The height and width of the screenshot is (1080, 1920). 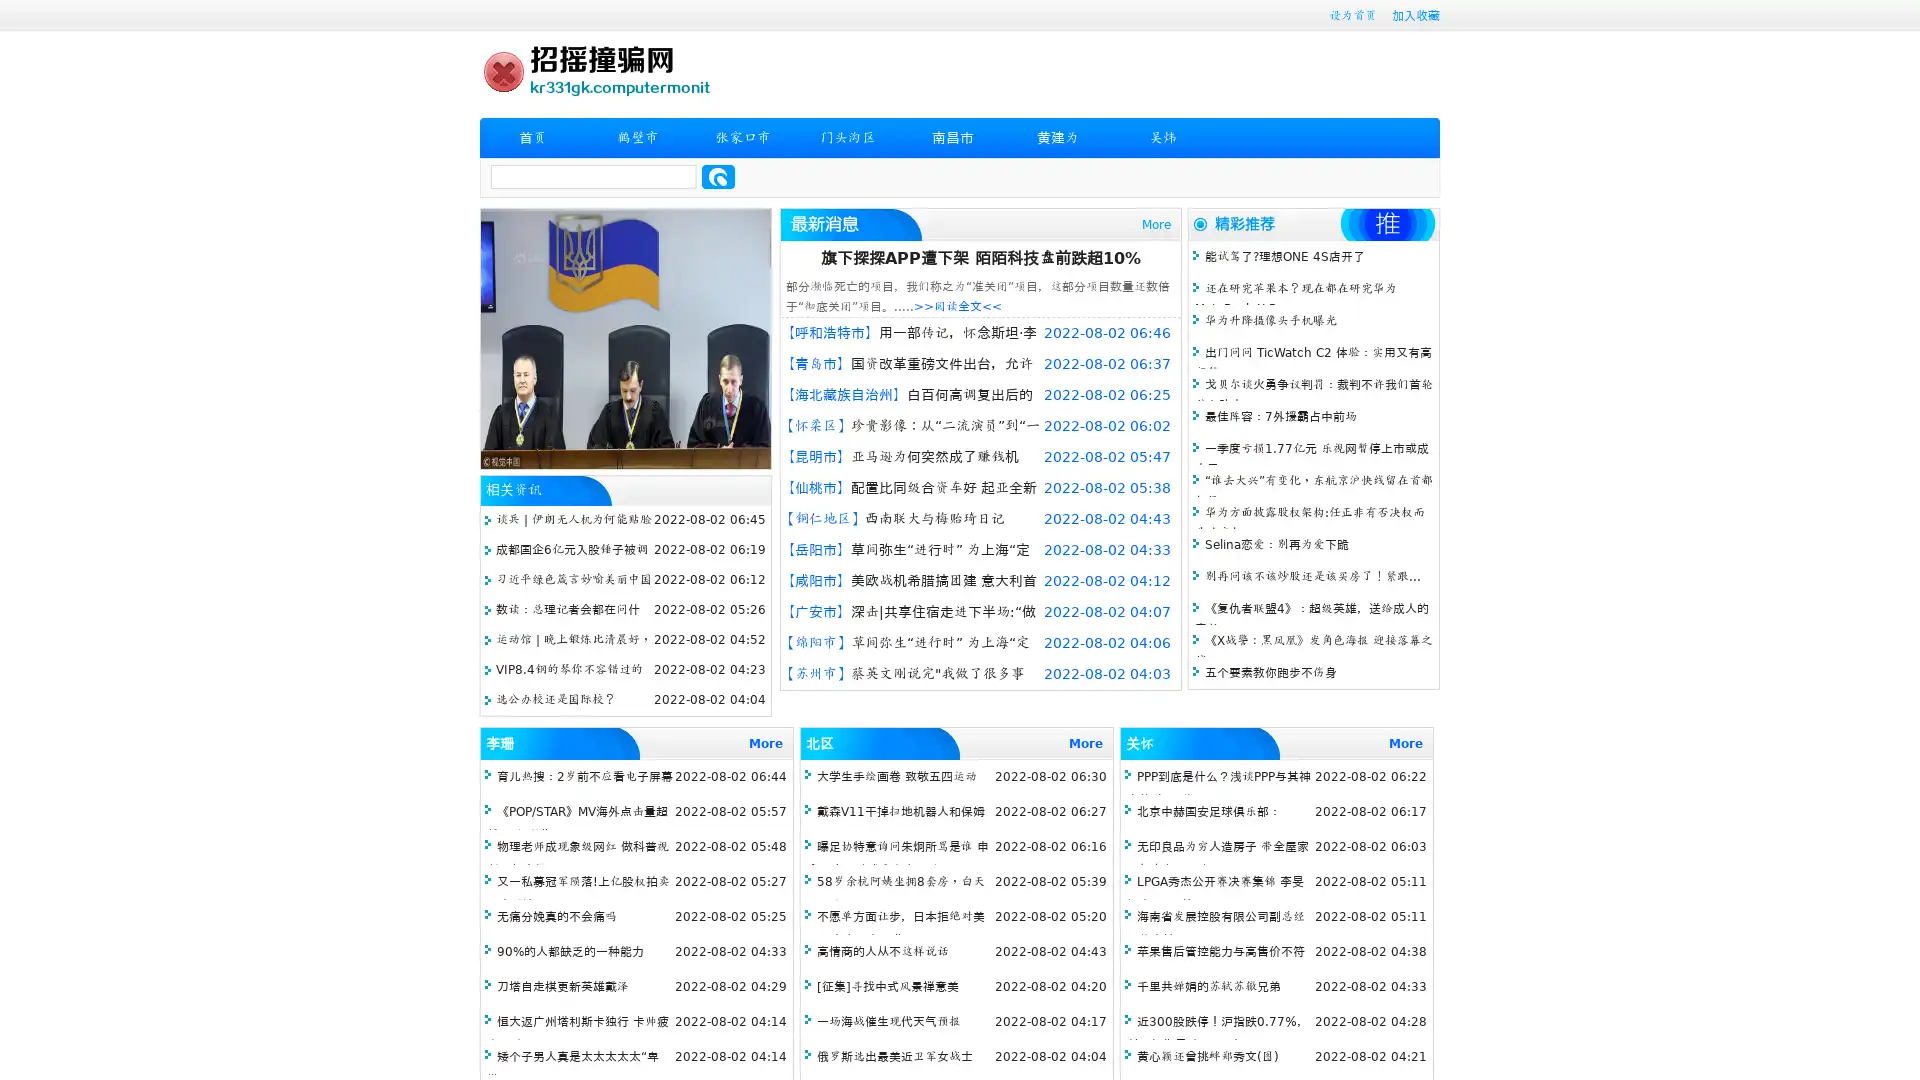 What do you see at coordinates (718, 176) in the screenshot?
I see `Search` at bounding box center [718, 176].